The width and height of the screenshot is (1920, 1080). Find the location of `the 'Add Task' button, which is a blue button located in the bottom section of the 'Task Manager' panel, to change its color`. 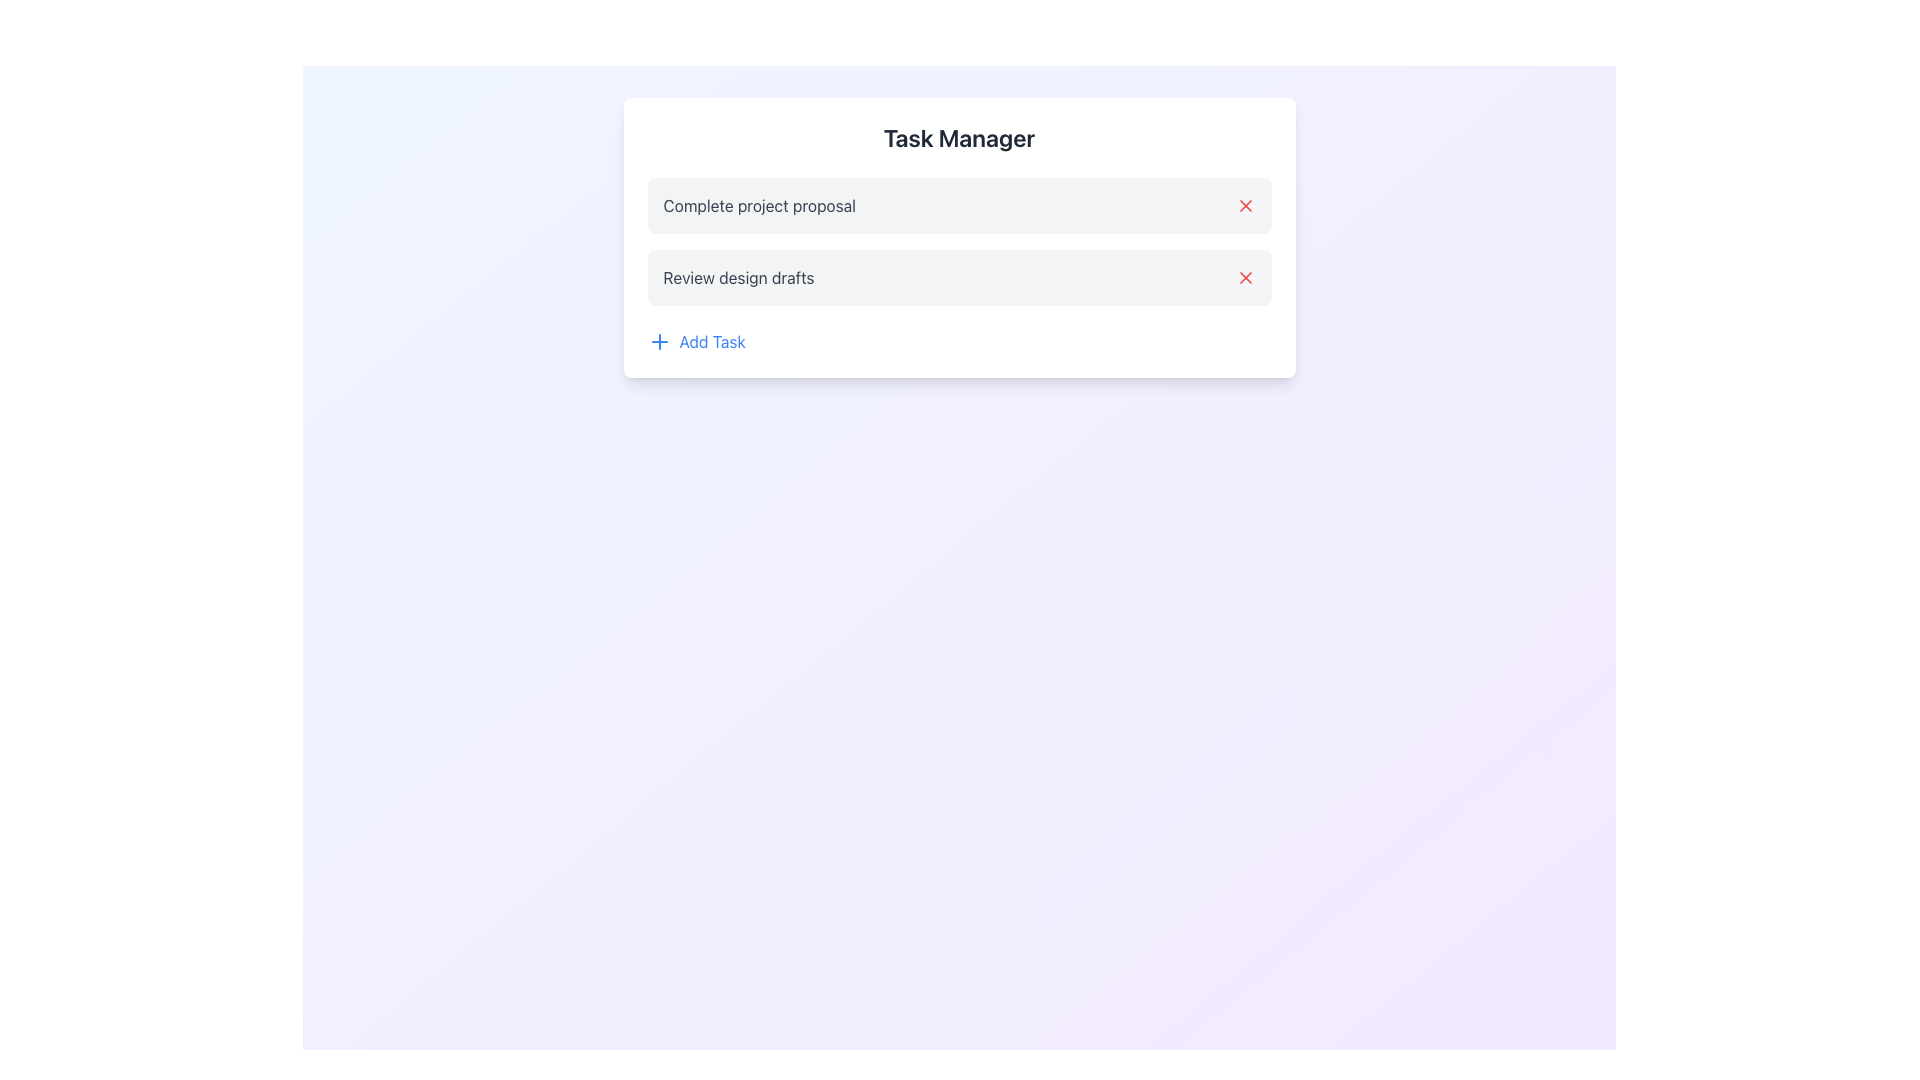

the 'Add Task' button, which is a blue button located in the bottom section of the 'Task Manager' panel, to change its color is located at coordinates (696, 341).